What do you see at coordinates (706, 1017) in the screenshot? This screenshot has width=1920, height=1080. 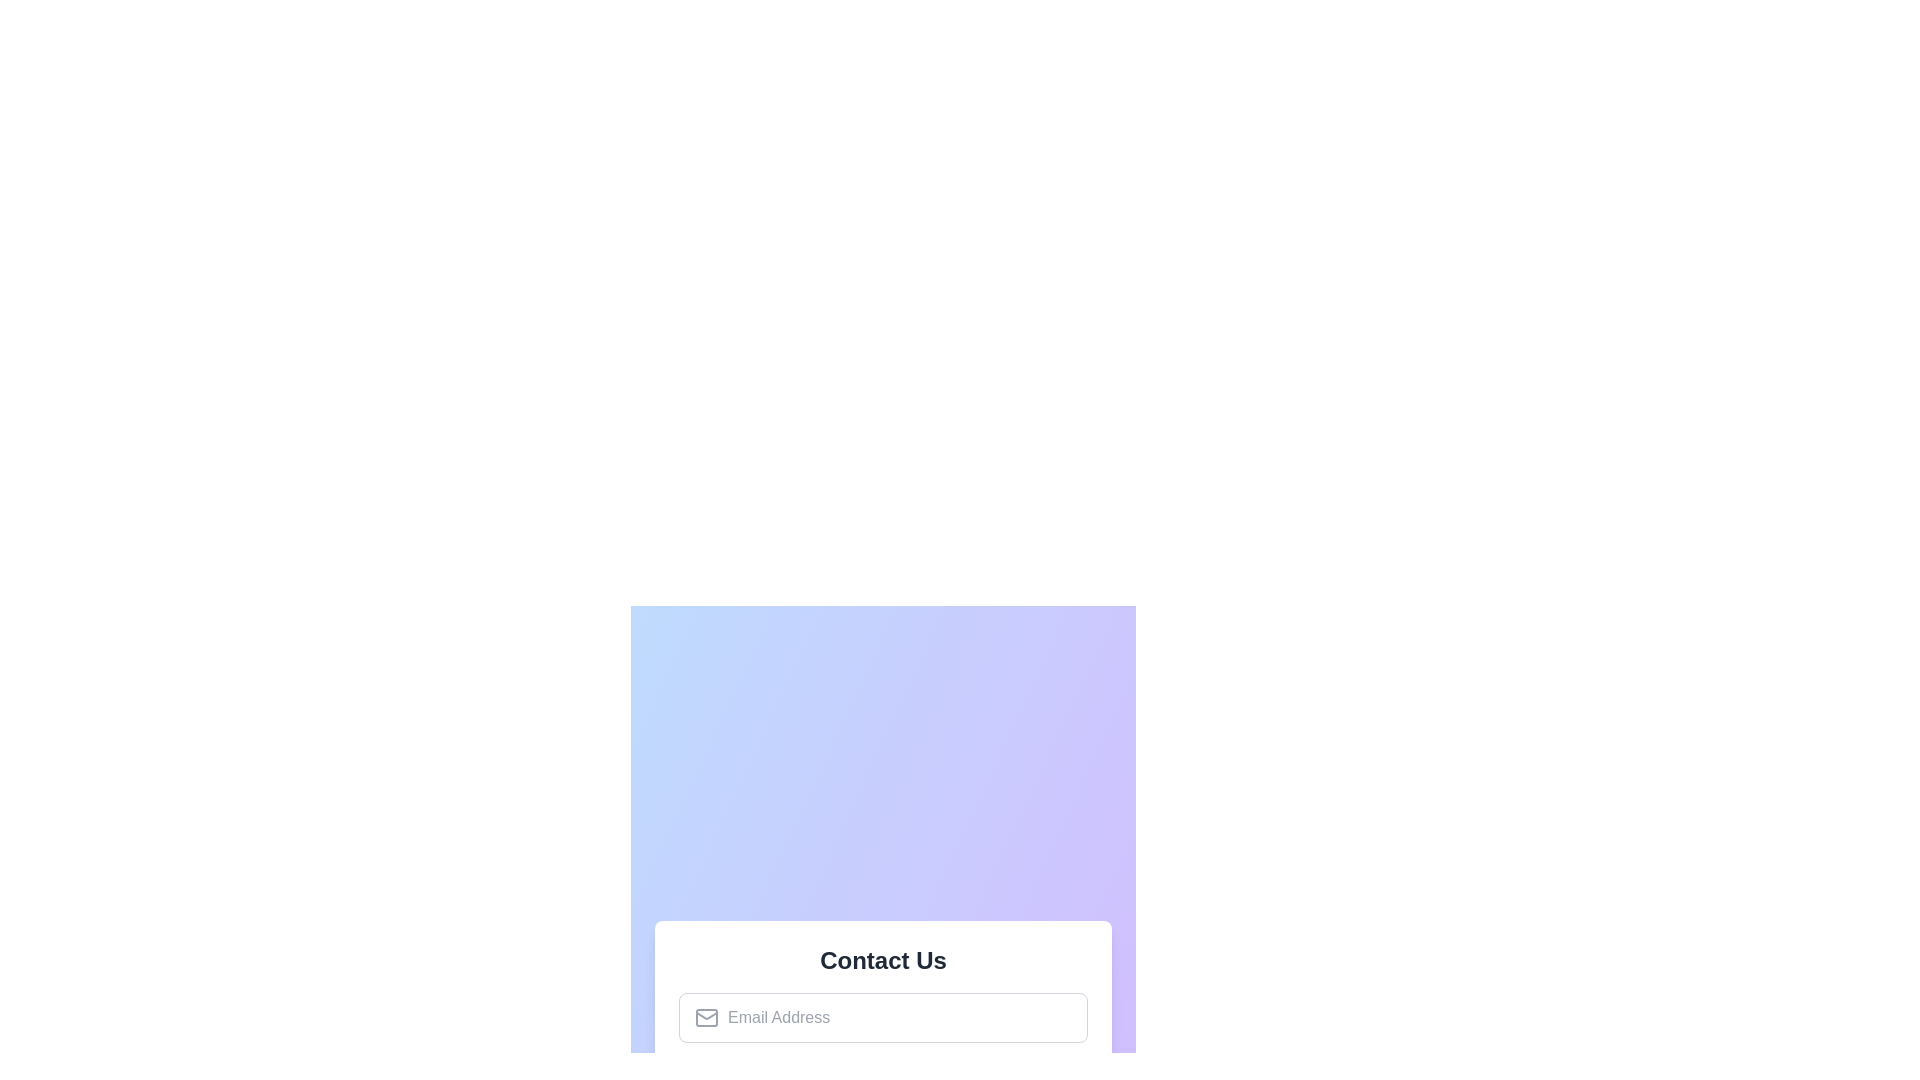 I see `the graphical icon indicating the expected email input in the 'Contact Us' form` at bounding box center [706, 1017].